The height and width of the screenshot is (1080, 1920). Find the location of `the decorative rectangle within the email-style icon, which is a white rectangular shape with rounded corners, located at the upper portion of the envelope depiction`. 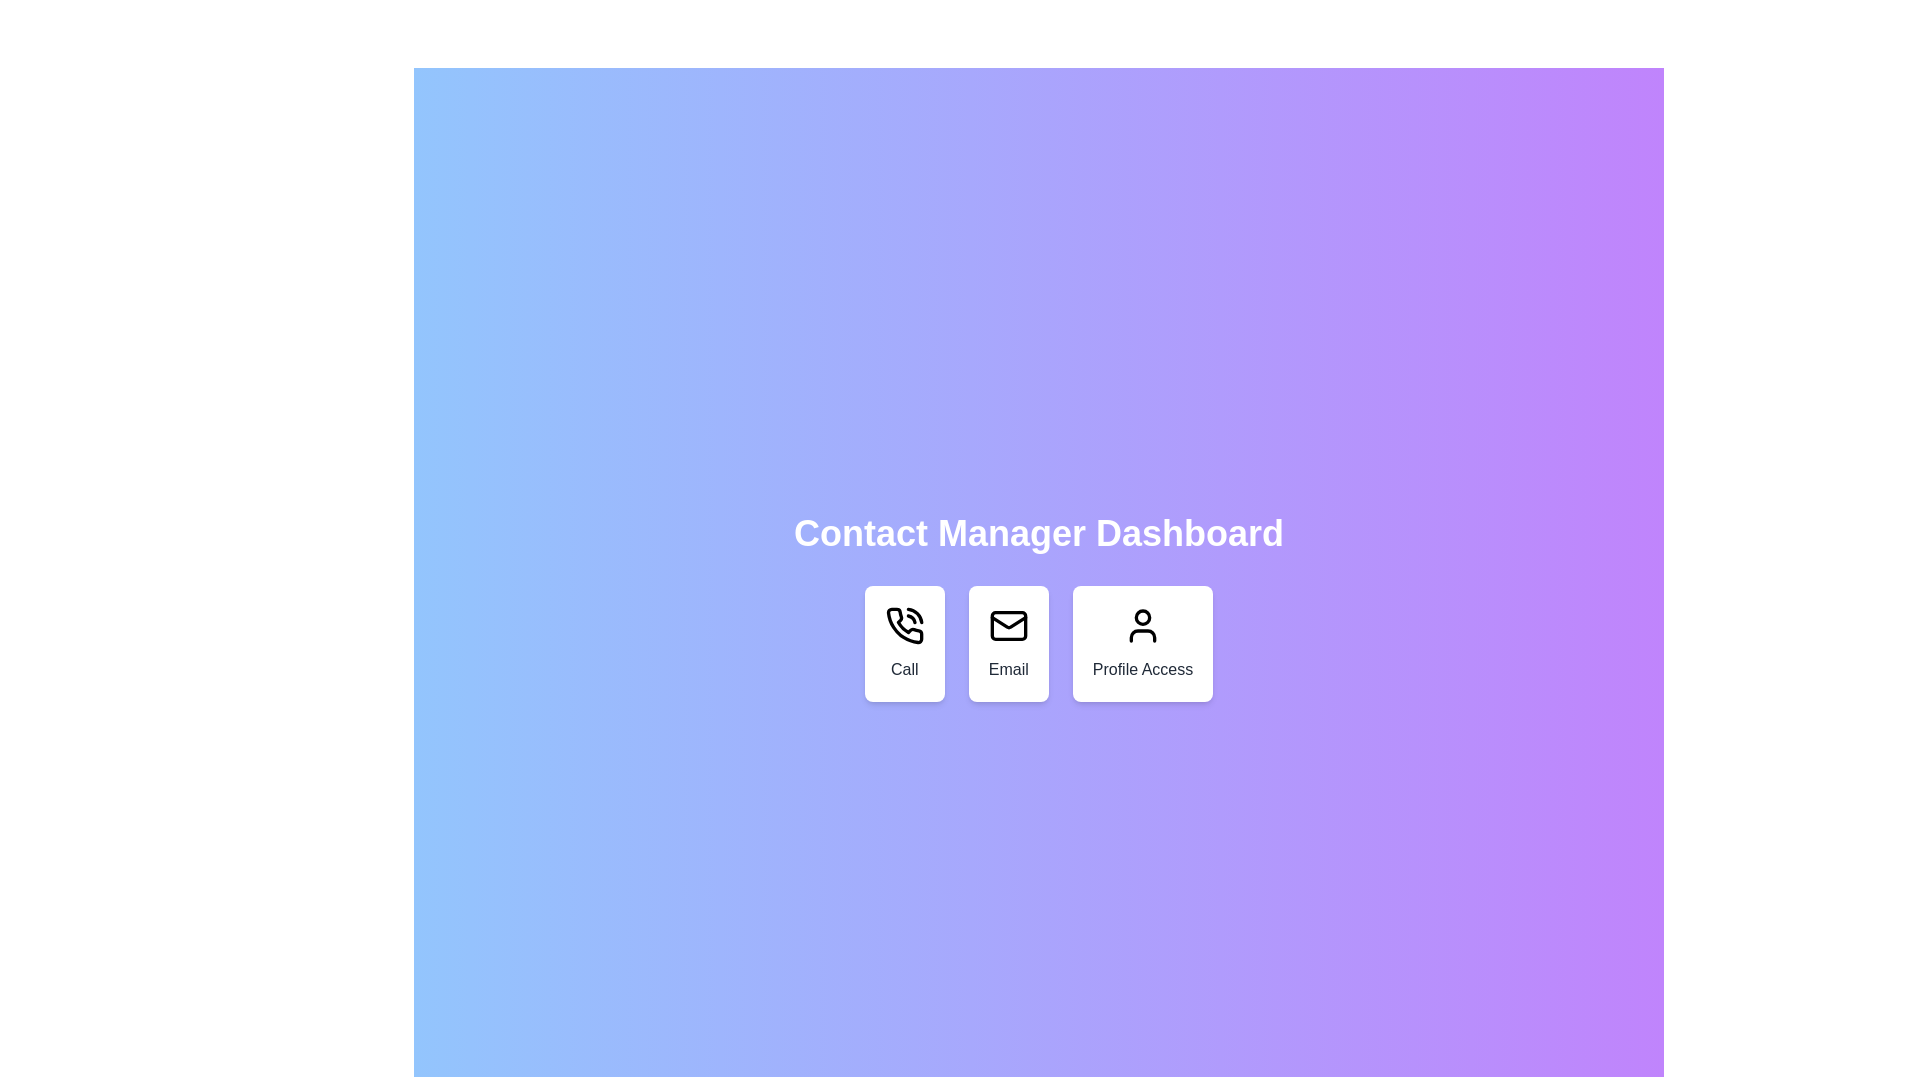

the decorative rectangle within the email-style icon, which is a white rectangular shape with rounded corners, located at the upper portion of the envelope depiction is located at coordinates (1008, 624).